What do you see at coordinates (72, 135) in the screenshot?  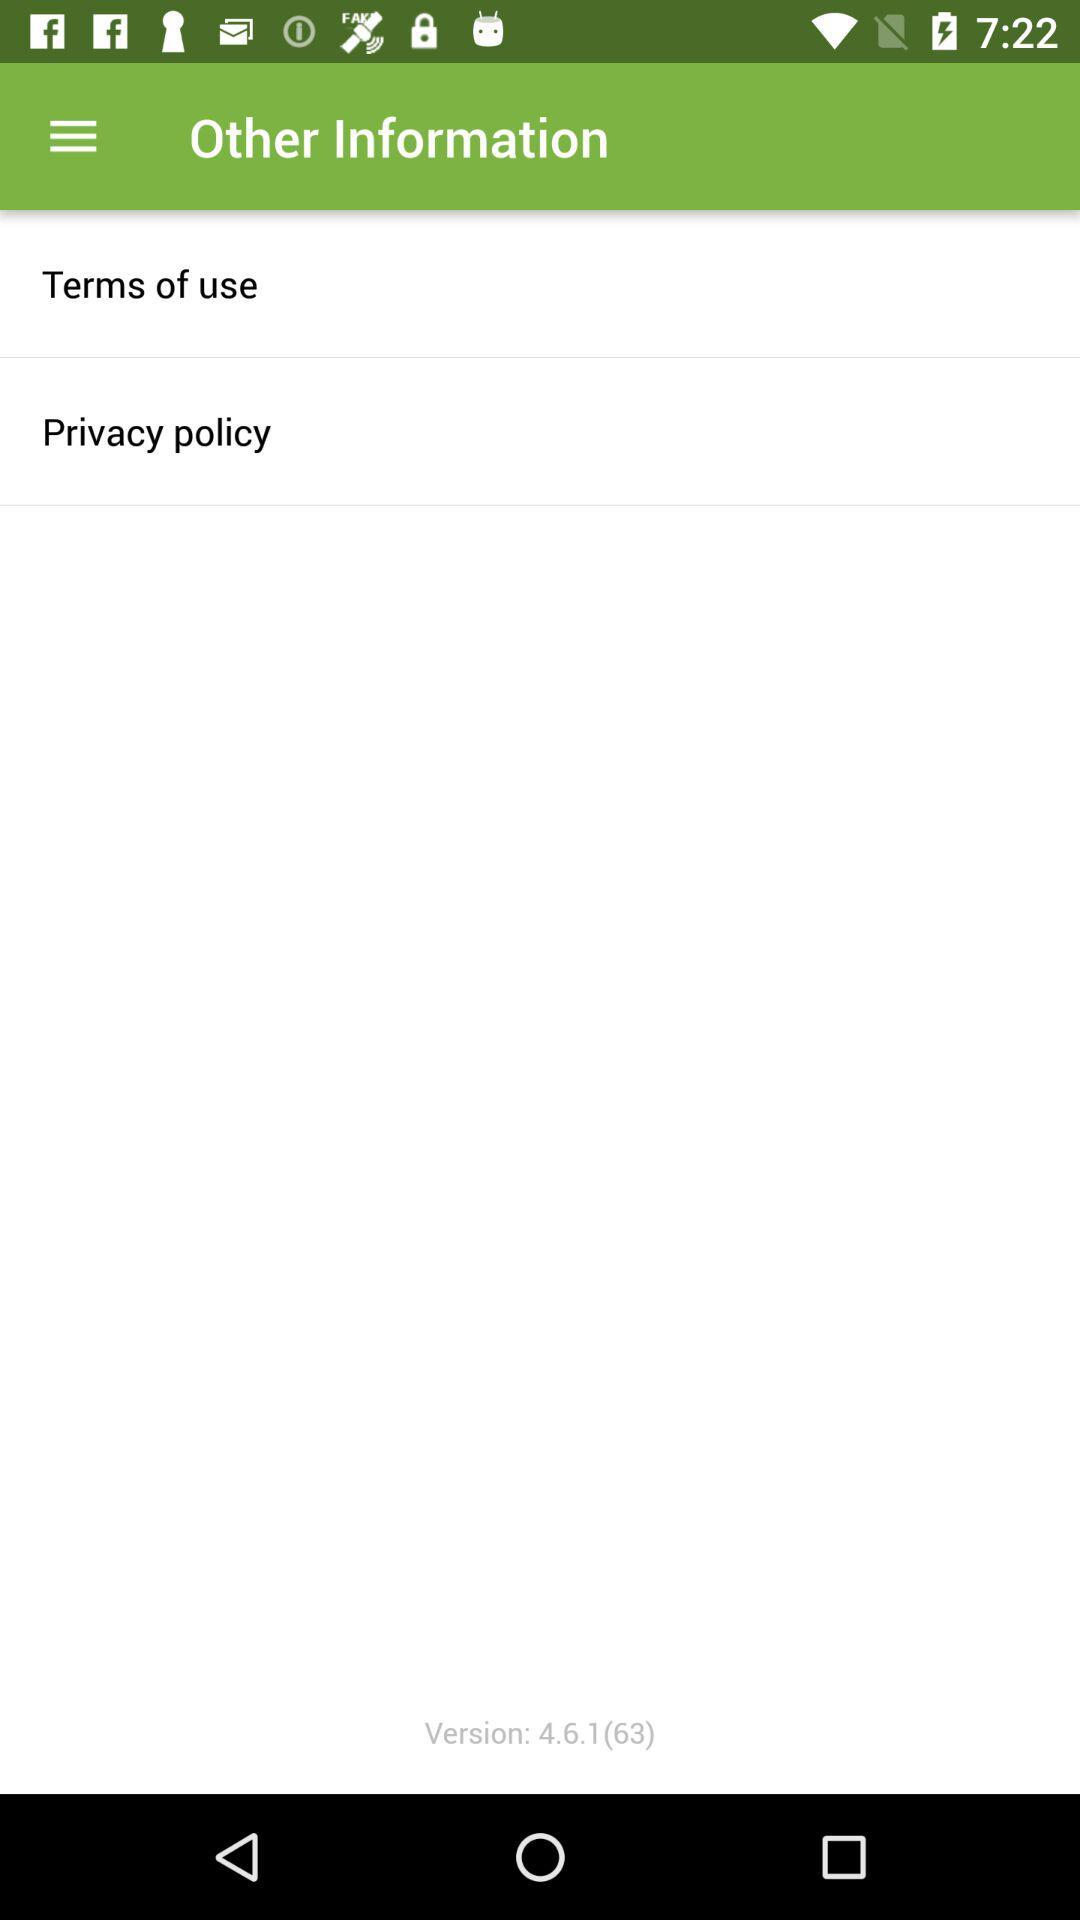 I see `item above the terms of use` at bounding box center [72, 135].